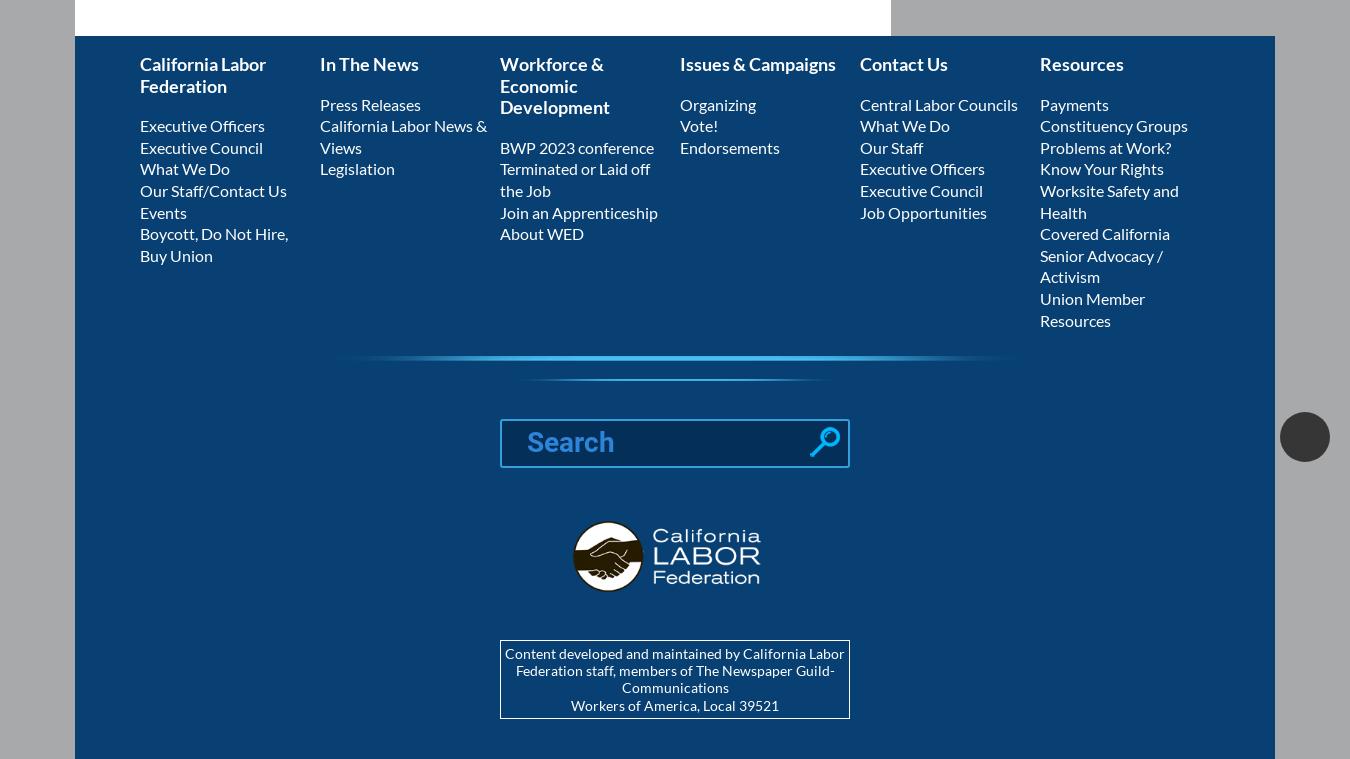 This screenshot has height=759, width=1350. Describe the element at coordinates (902, 62) in the screenshot. I see `'Contact Us'` at that location.